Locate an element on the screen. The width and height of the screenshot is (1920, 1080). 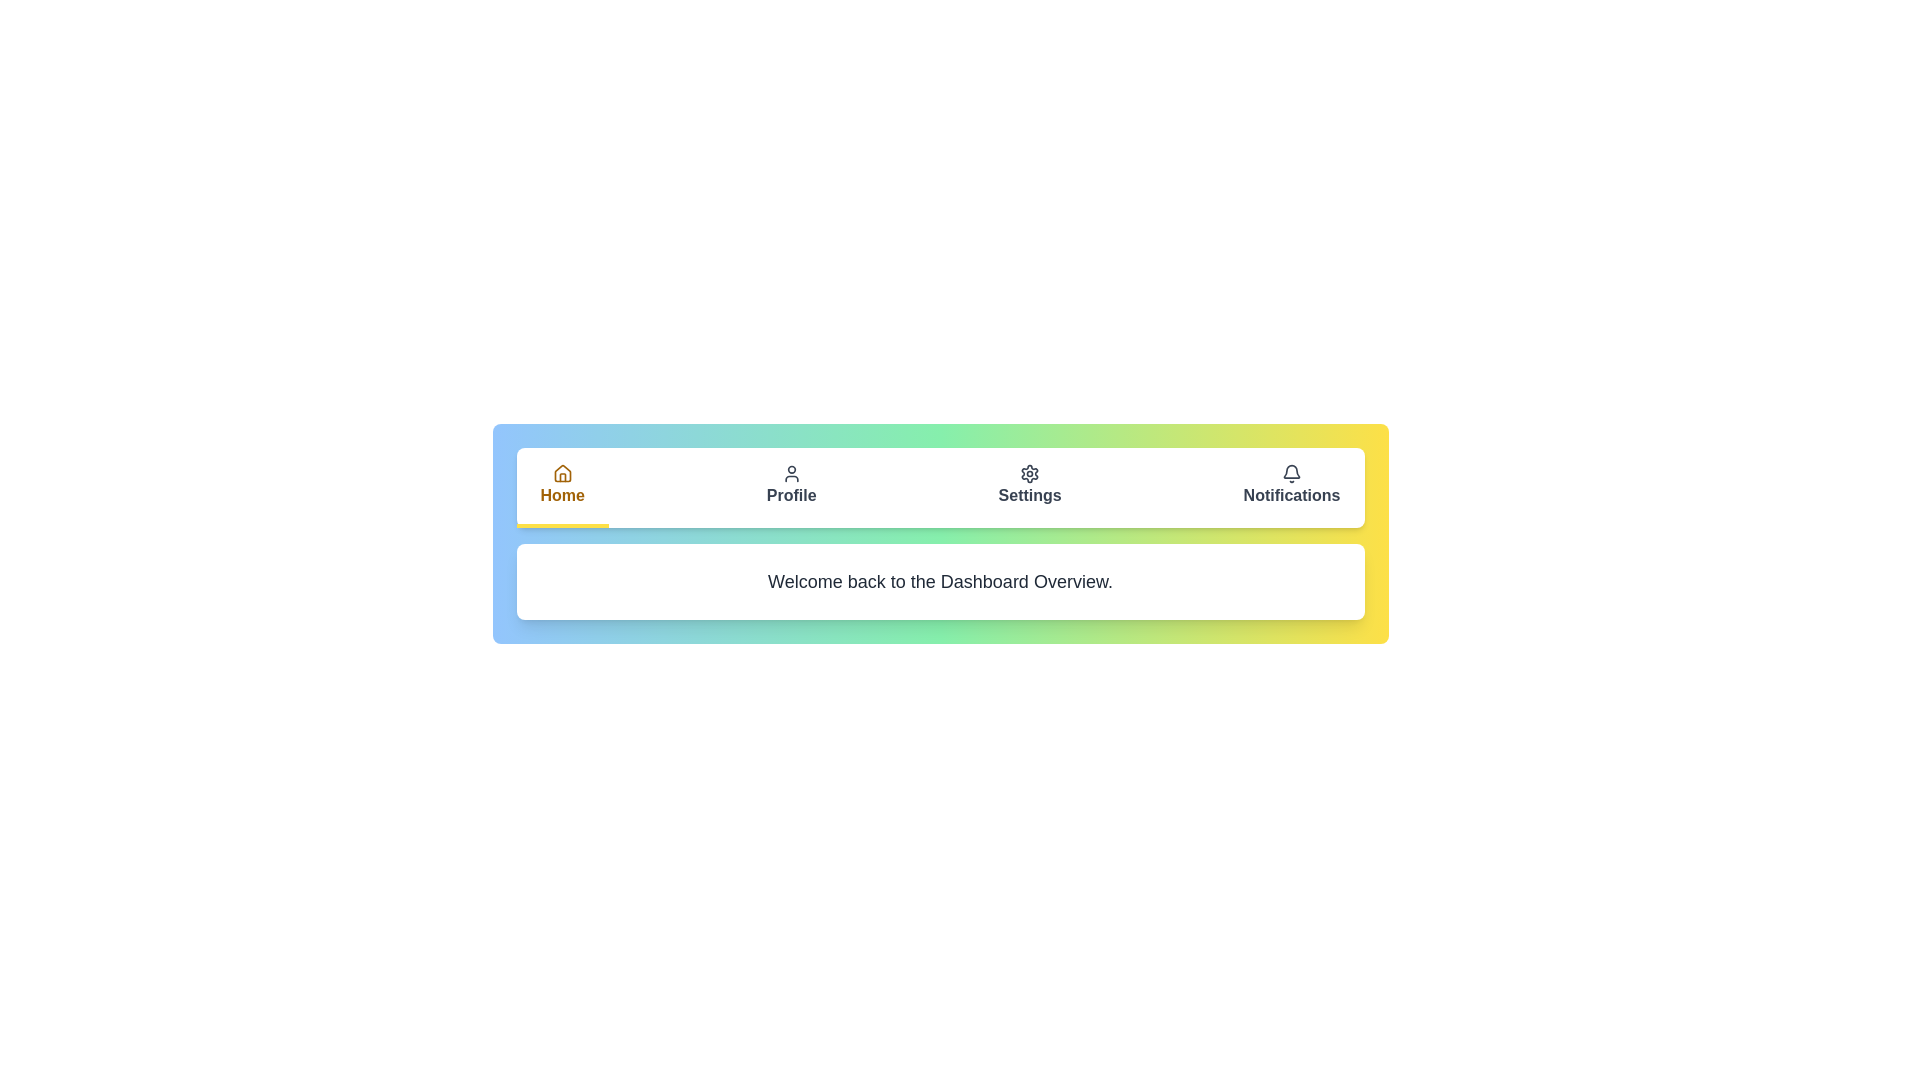
the Text Label in the Navigation Button that represents the profile page option, located between the 'Home' and 'Settings' sections is located at coordinates (790, 495).